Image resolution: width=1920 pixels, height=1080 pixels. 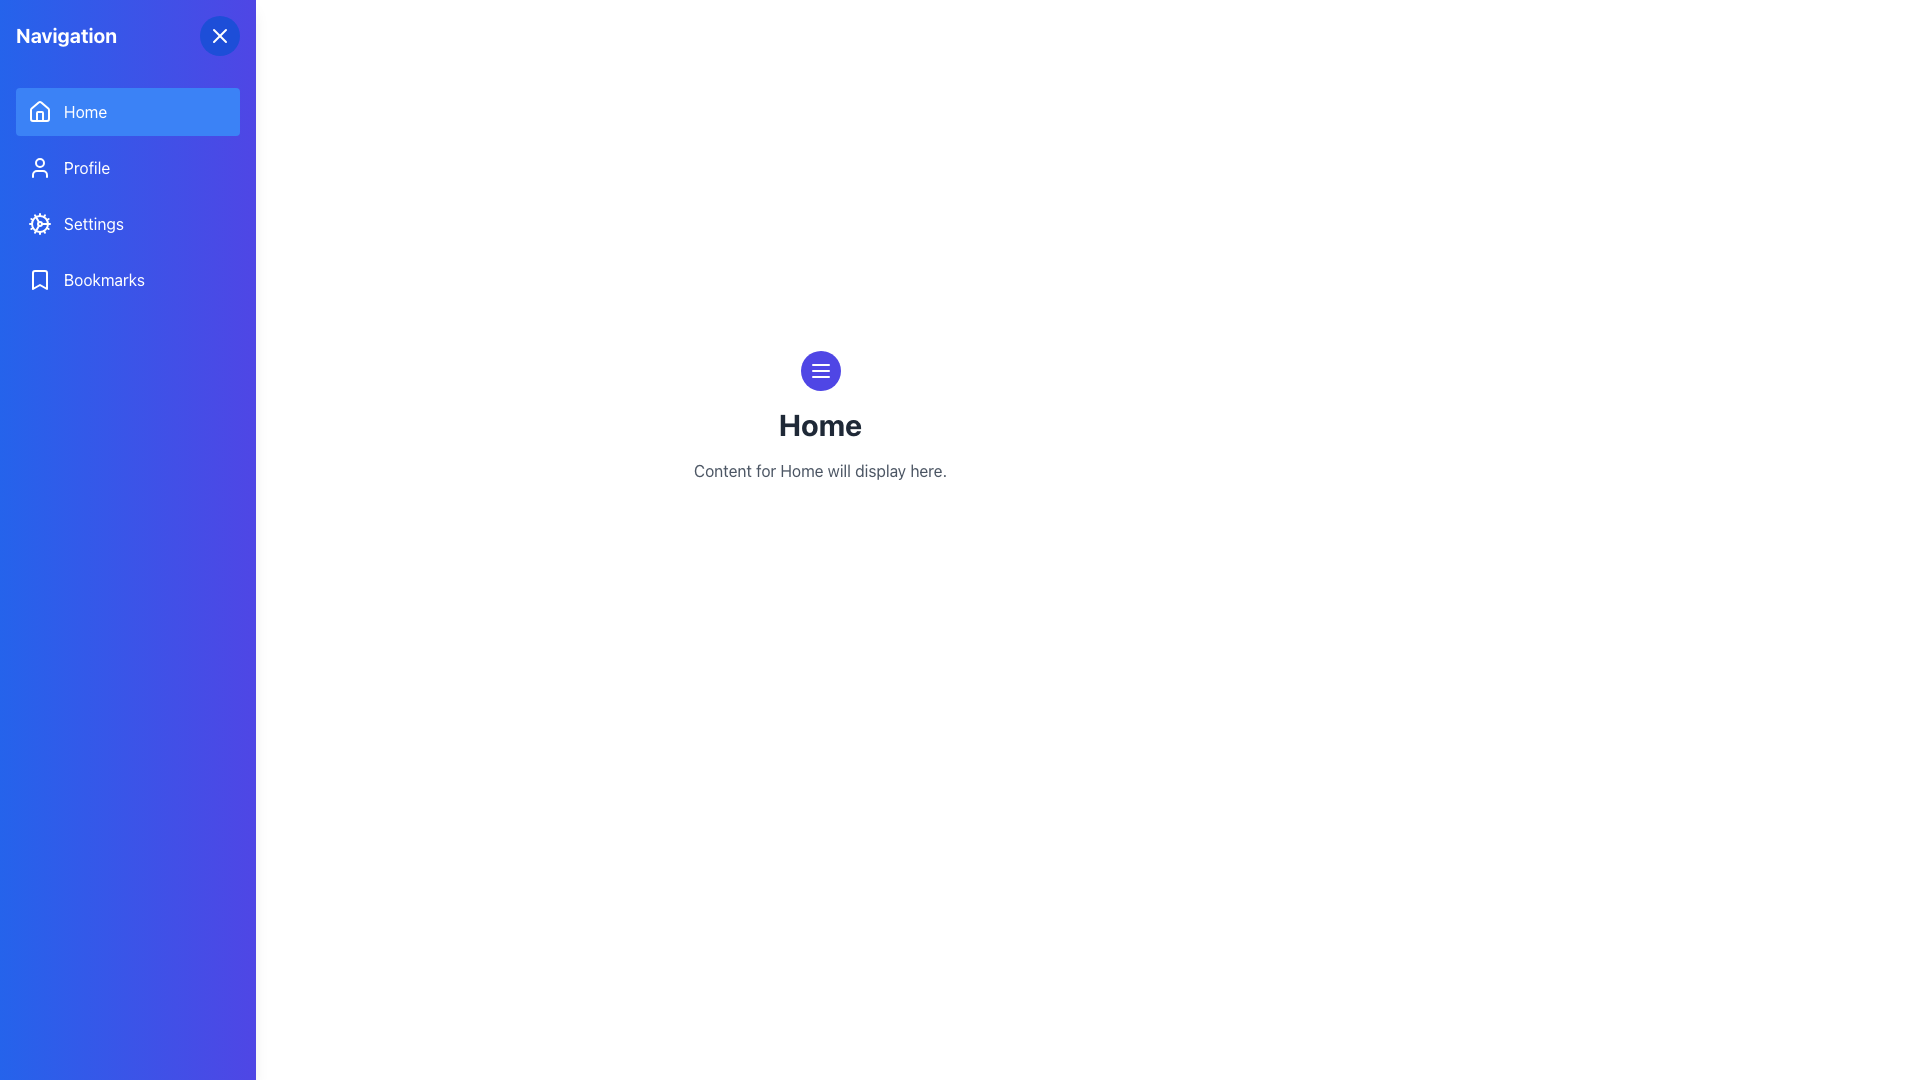 What do you see at coordinates (84, 111) in the screenshot?
I see `the 'Home' text label in the sidebar navigation menu` at bounding box center [84, 111].